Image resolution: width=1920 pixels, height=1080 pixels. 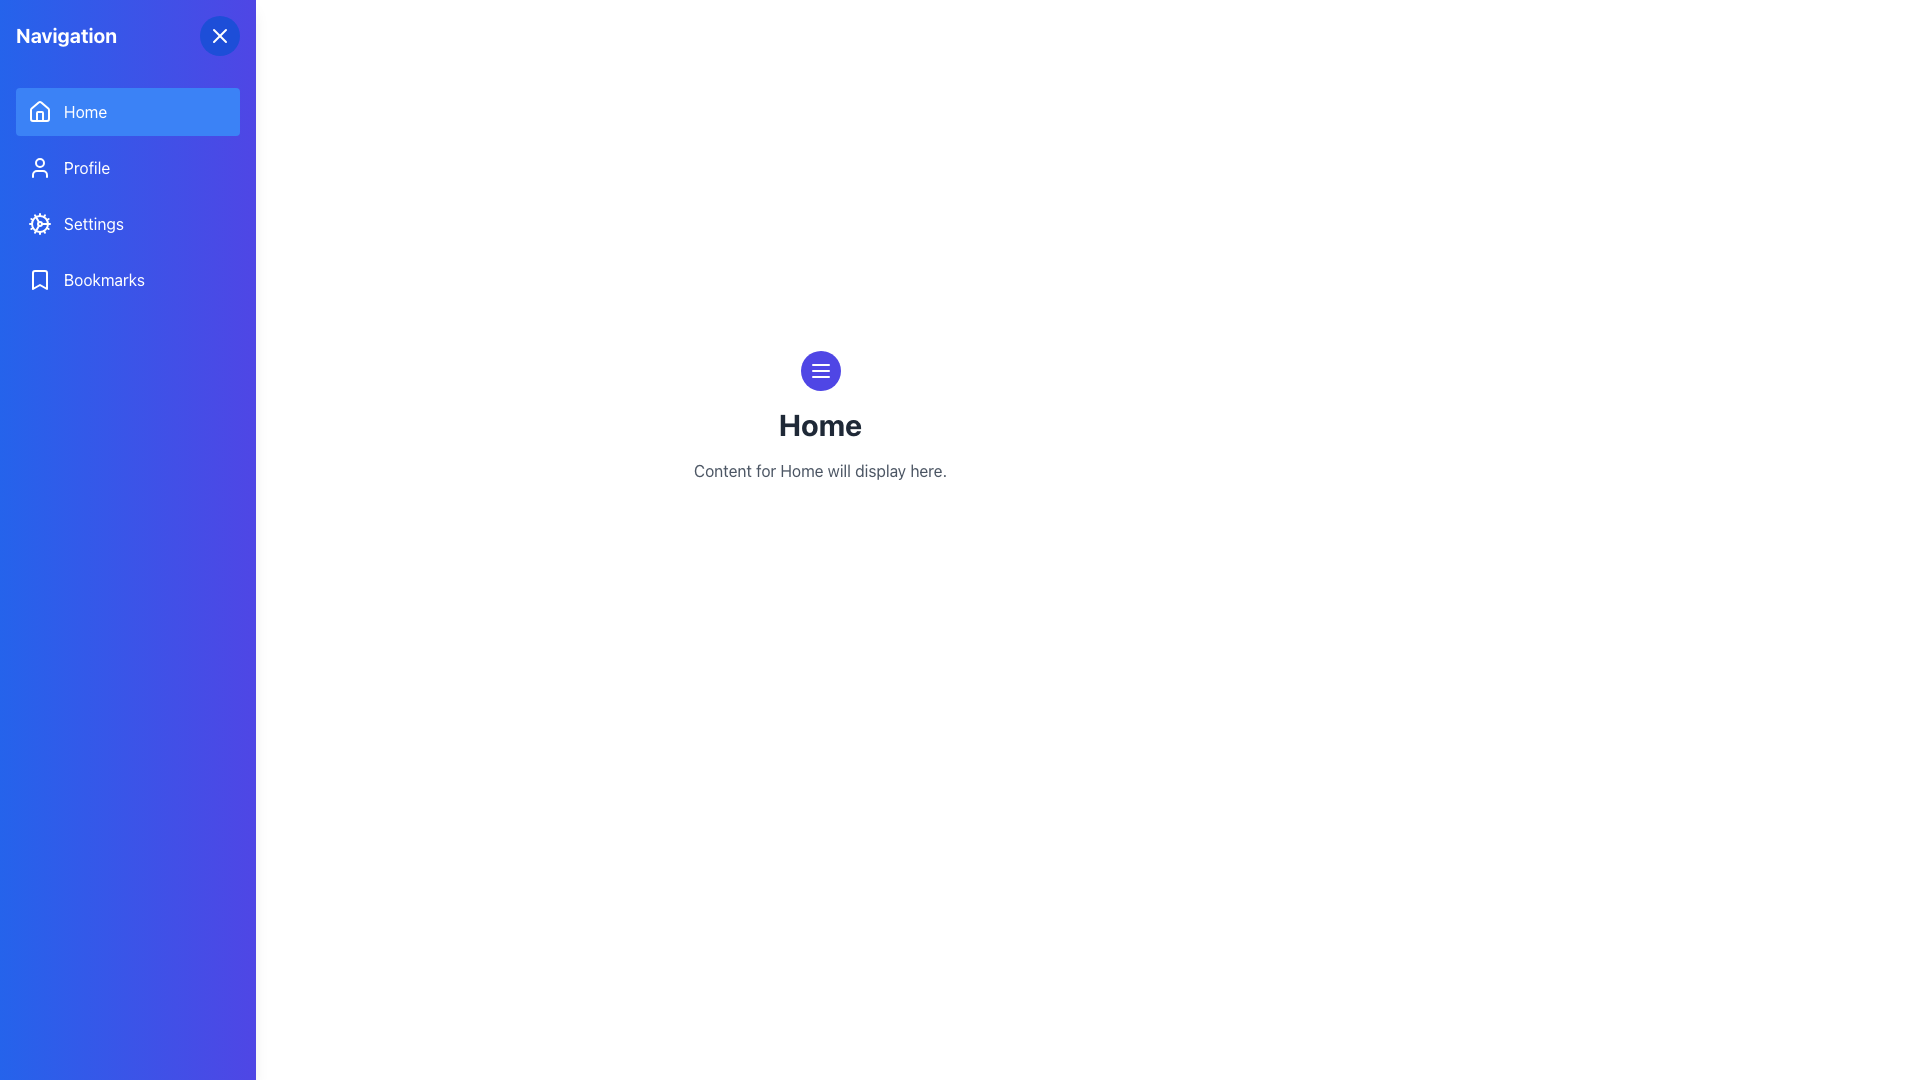 What do you see at coordinates (84, 111) in the screenshot?
I see `the 'Home' text label in the sidebar navigation menu` at bounding box center [84, 111].